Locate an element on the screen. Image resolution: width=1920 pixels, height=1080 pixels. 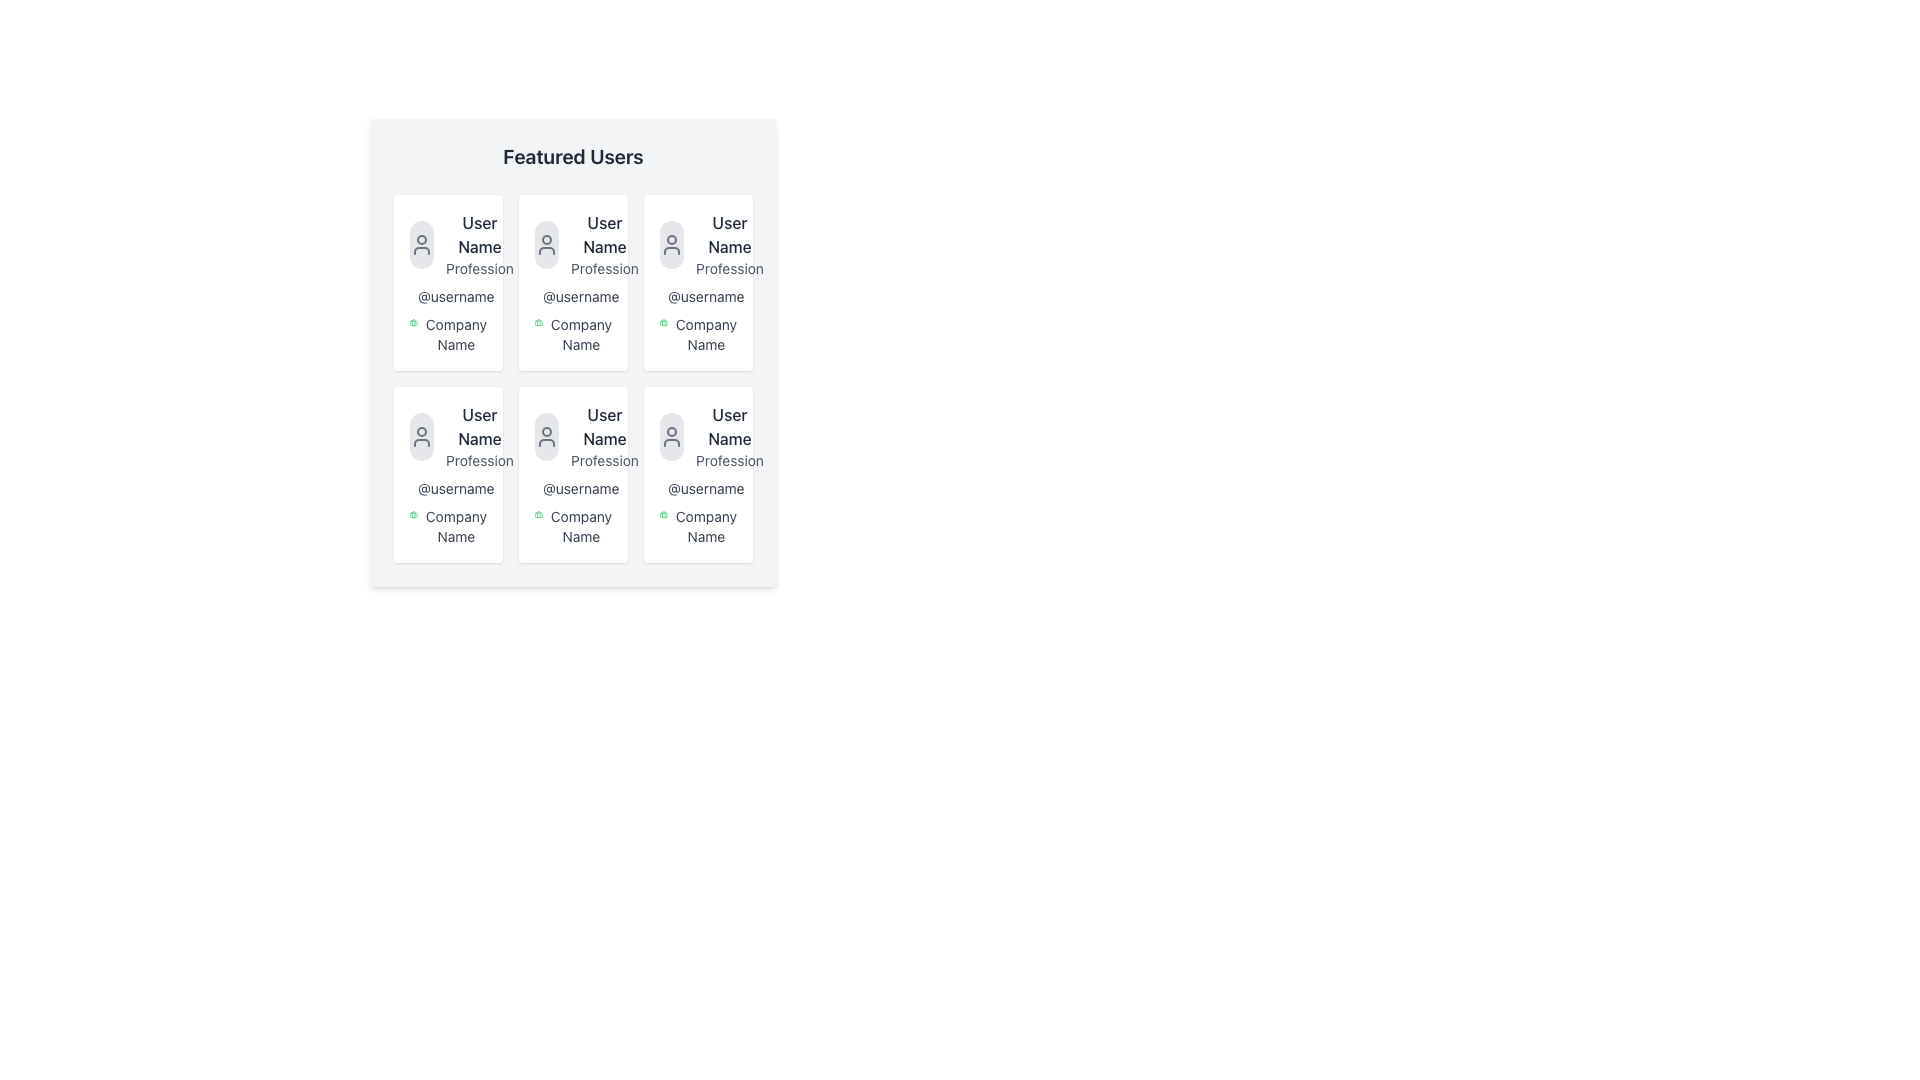
the SVG icon representing a user silhouette, which is the first icon in the top-left corner of the user profile grid is located at coordinates (421, 244).